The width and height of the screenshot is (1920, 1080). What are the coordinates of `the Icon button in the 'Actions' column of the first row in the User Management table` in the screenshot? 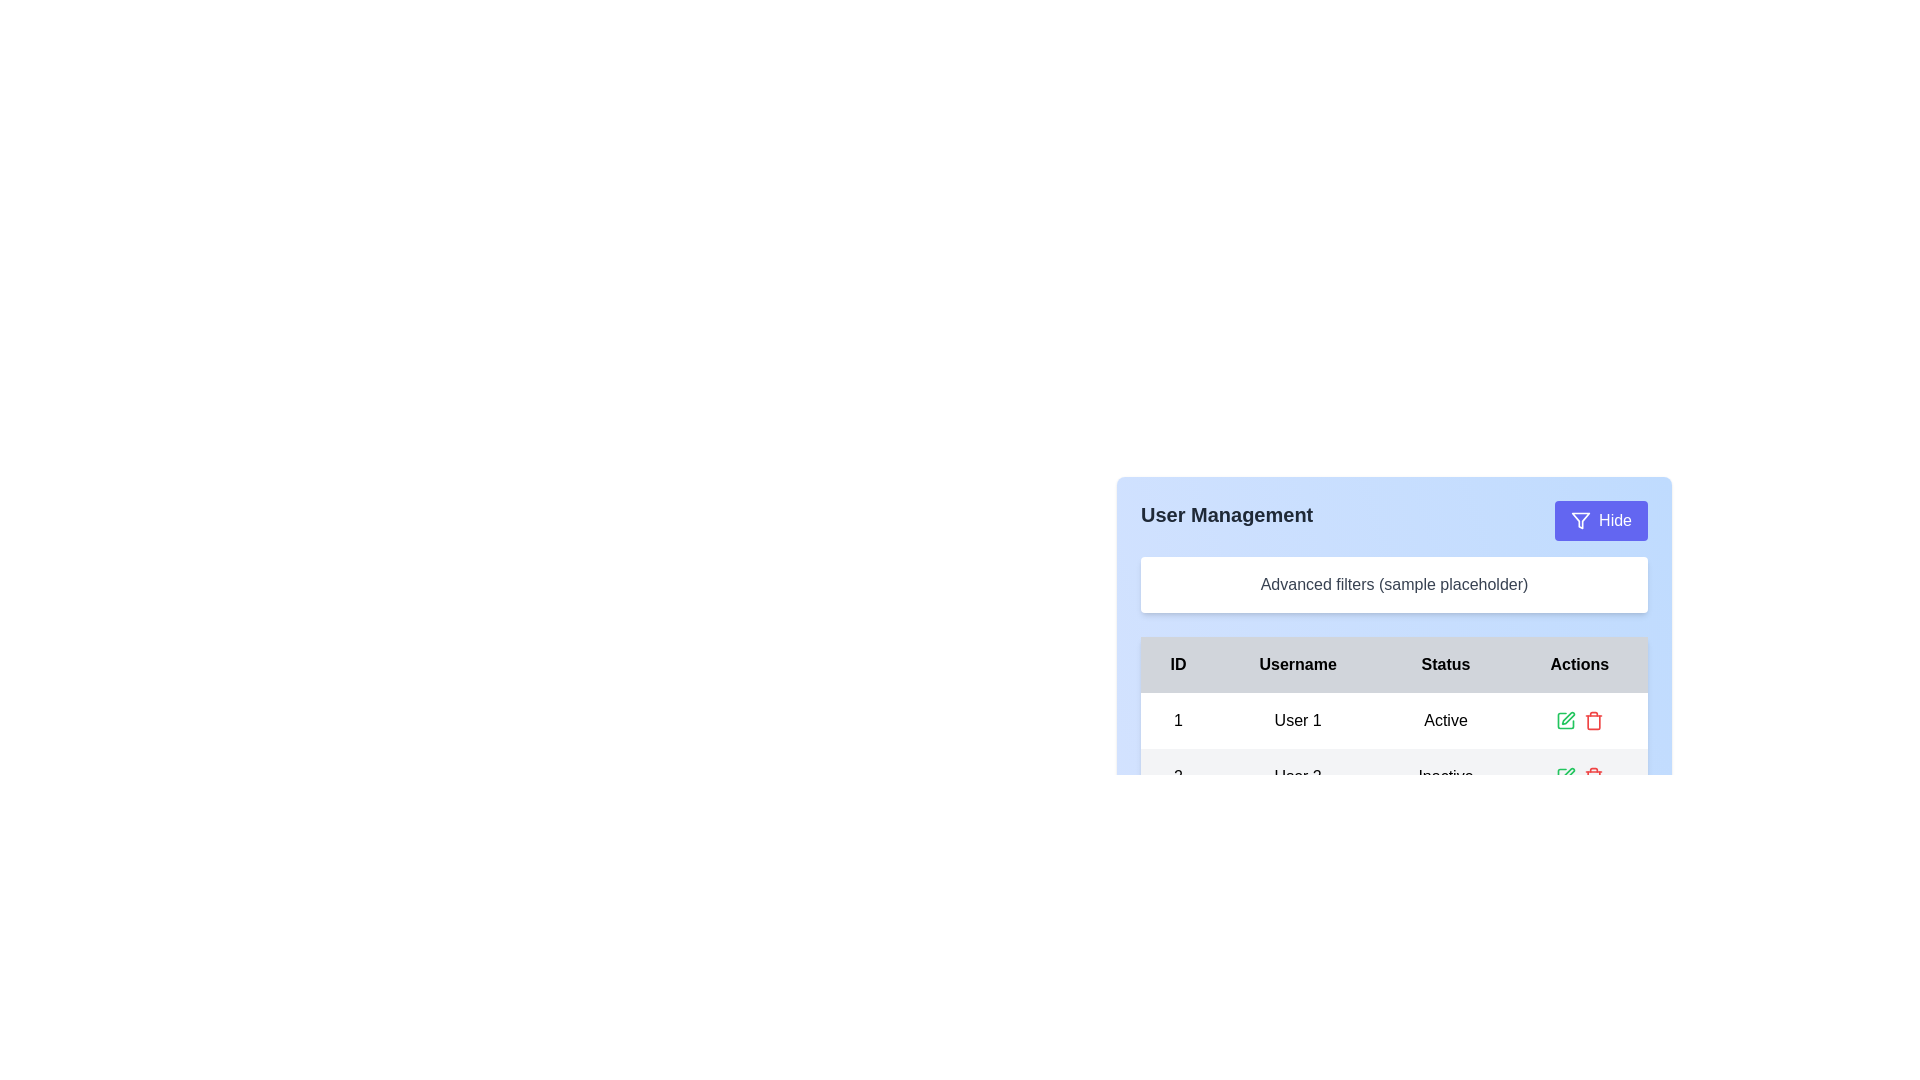 It's located at (1564, 721).